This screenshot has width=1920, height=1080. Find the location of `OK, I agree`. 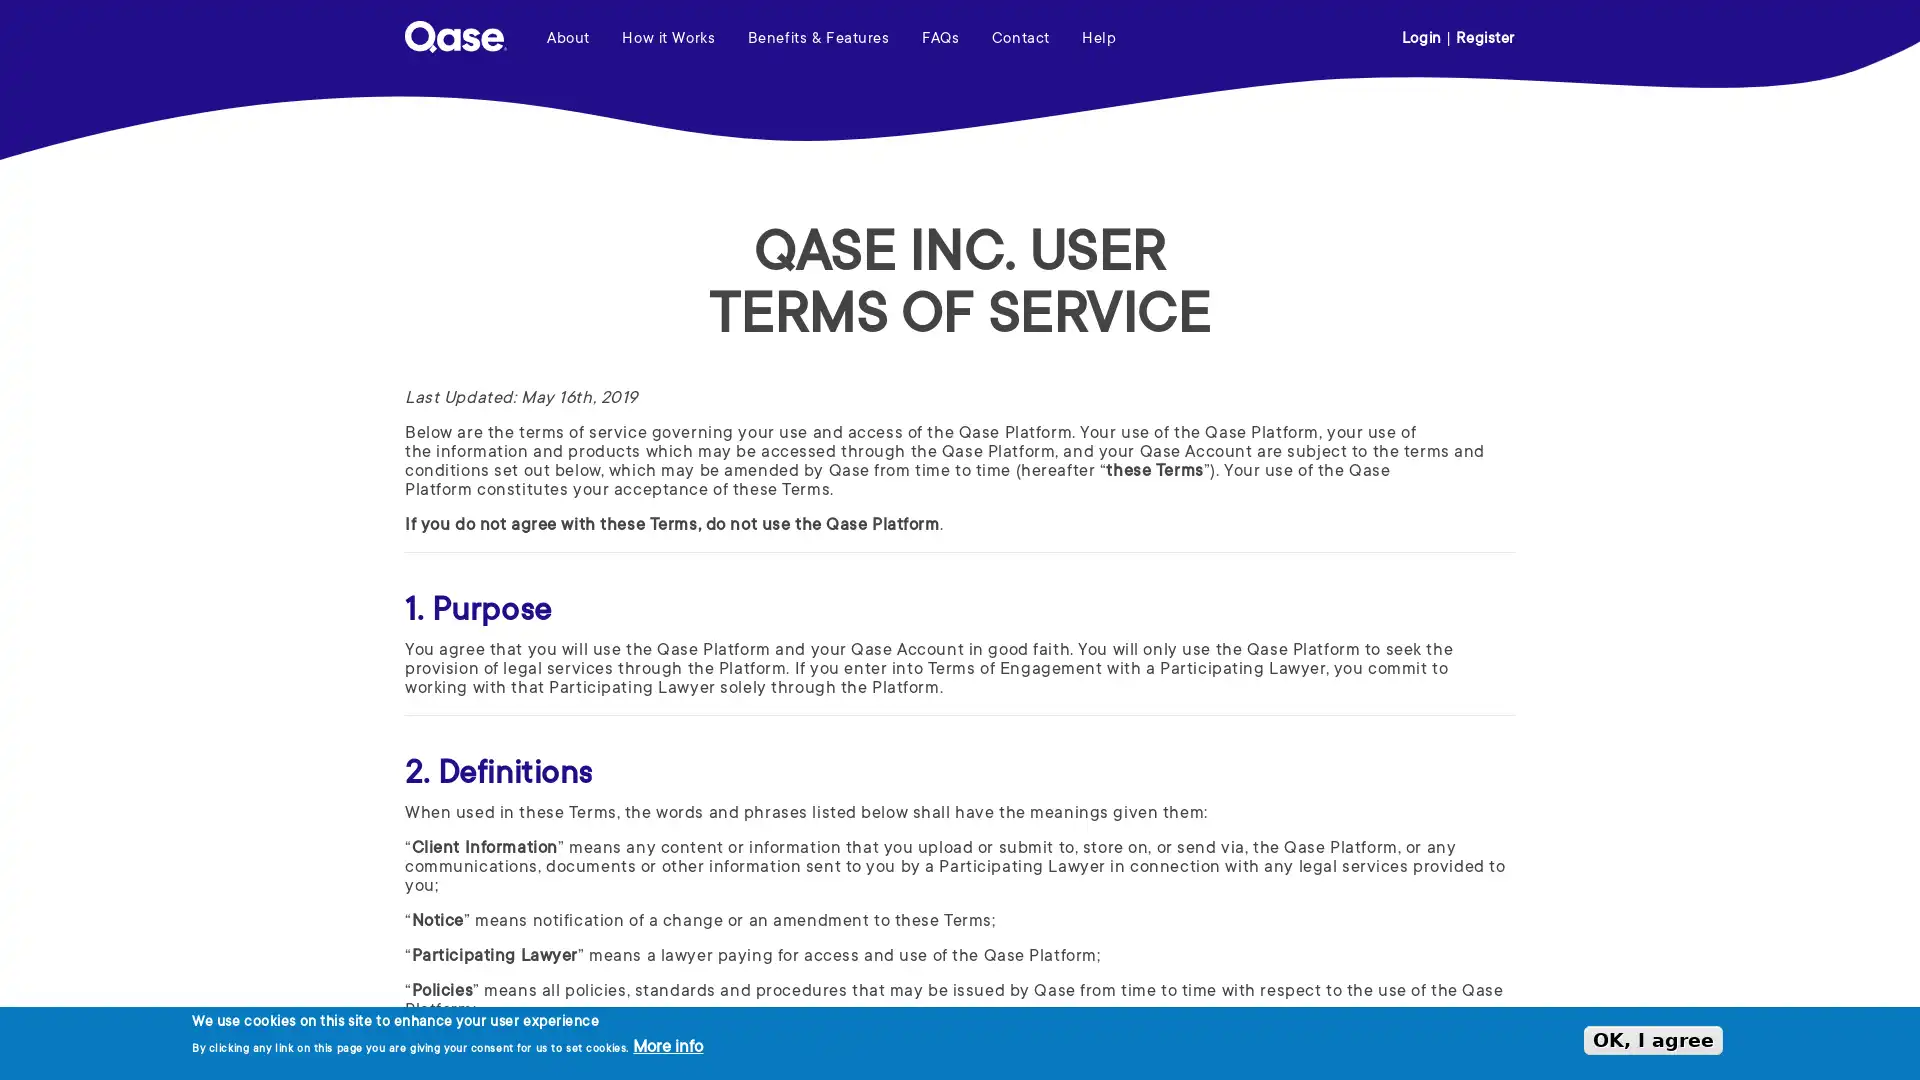

OK, I agree is located at coordinates (1653, 1039).